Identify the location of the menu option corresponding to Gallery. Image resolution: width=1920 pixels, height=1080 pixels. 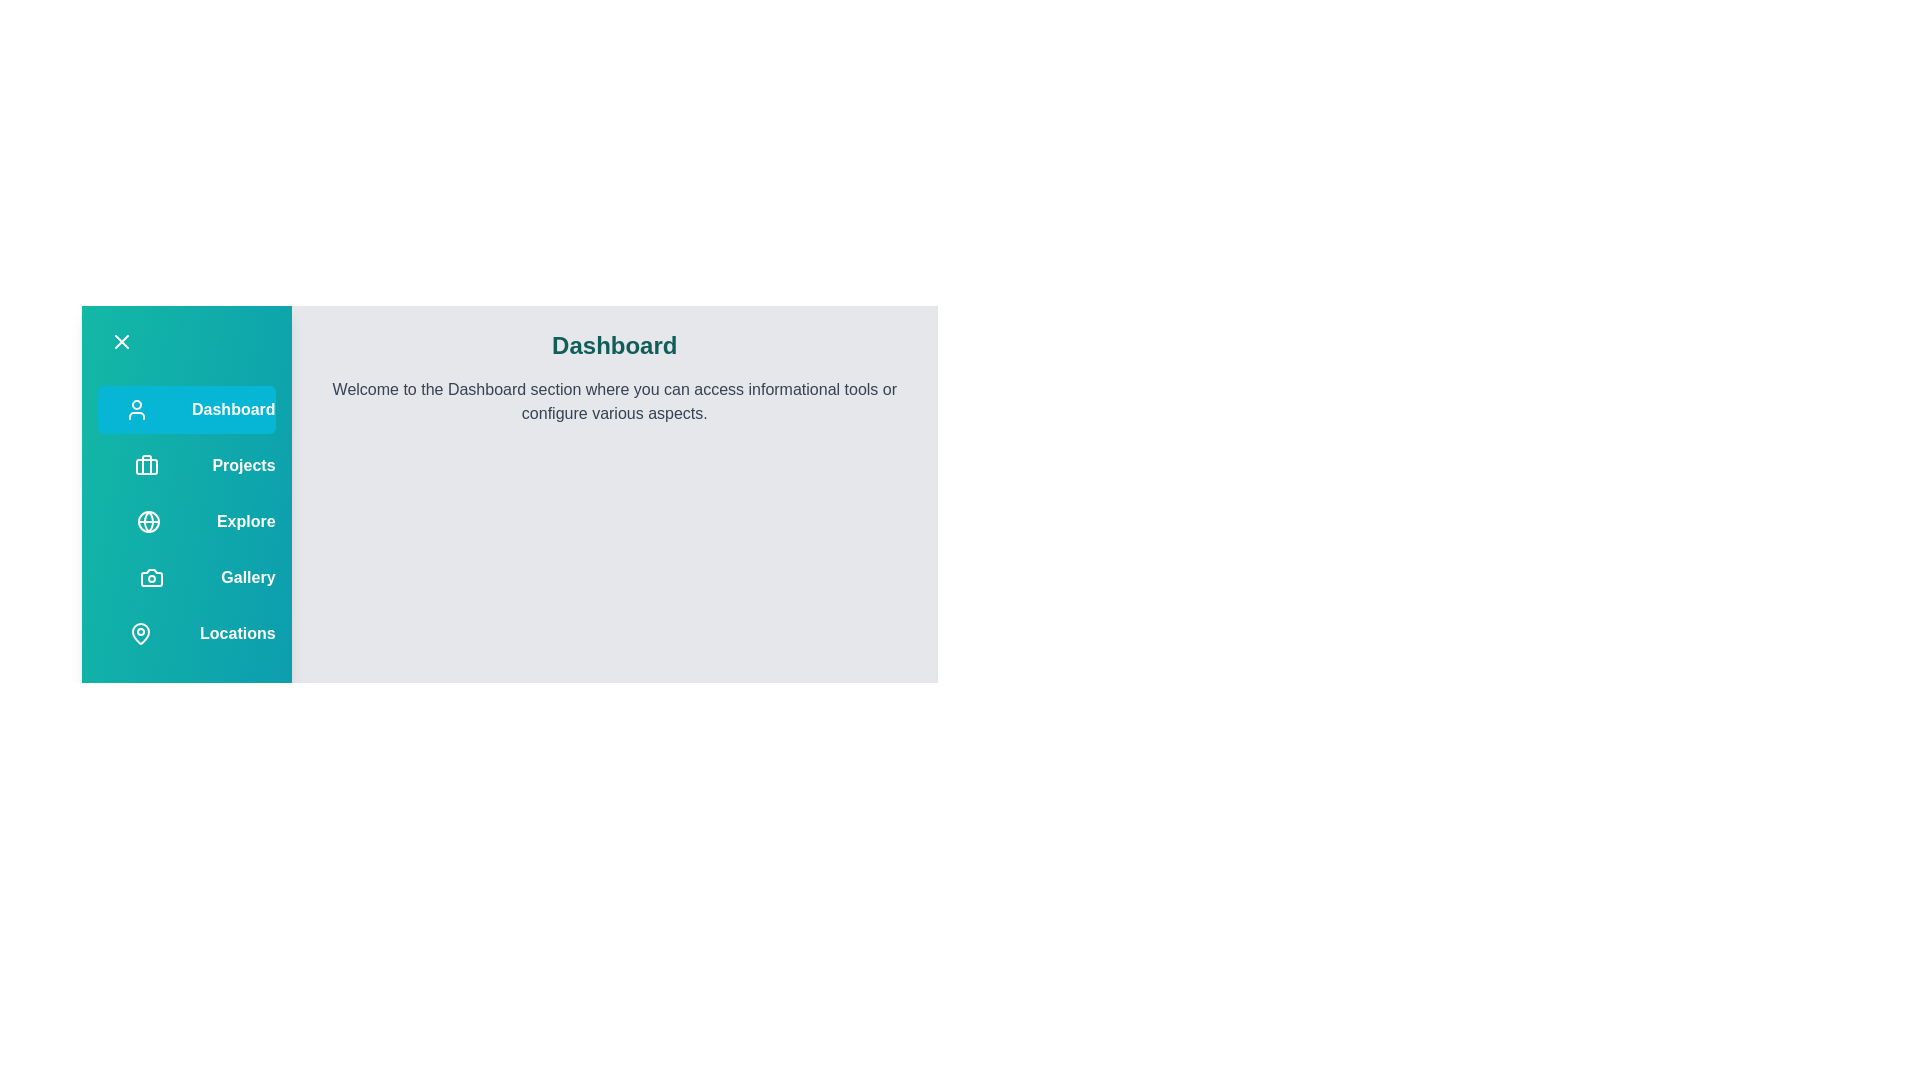
(149, 578).